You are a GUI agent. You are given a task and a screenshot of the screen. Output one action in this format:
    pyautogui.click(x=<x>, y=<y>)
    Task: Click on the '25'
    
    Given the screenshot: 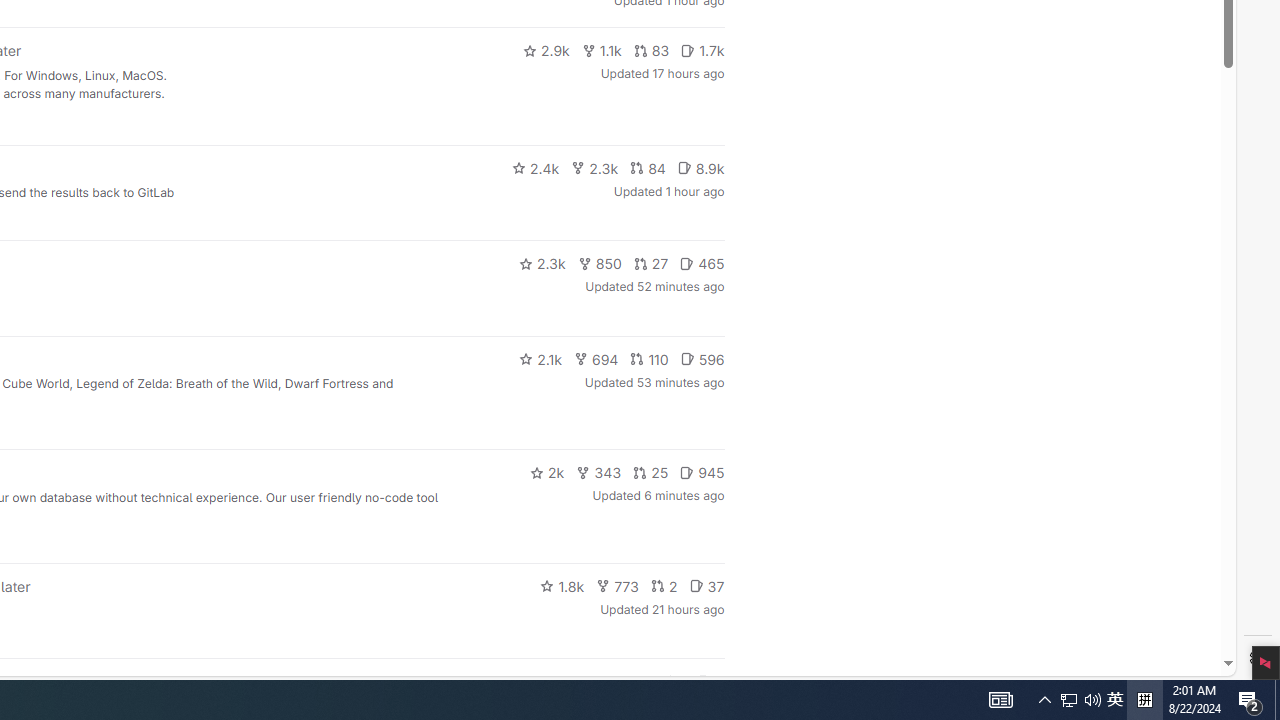 What is the action you would take?
    pyautogui.click(x=651, y=473)
    